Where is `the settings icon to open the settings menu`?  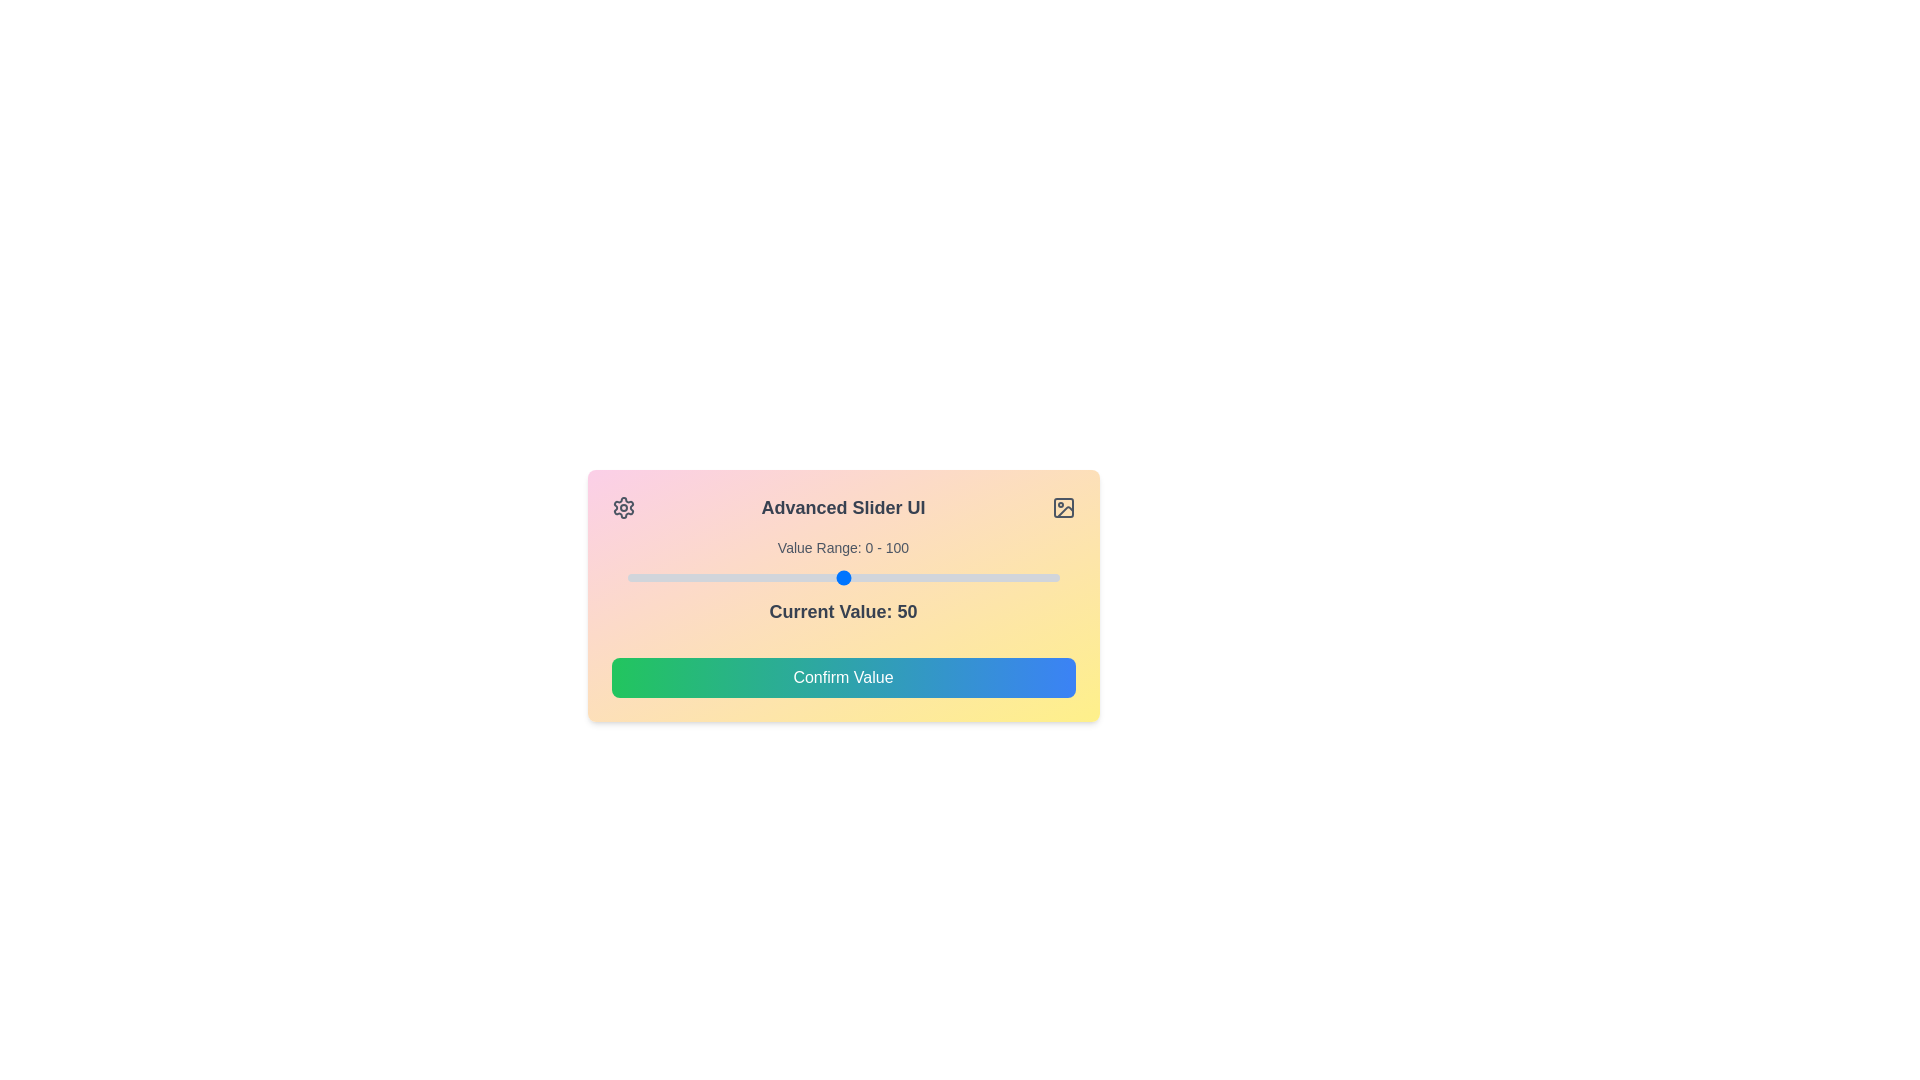 the settings icon to open the settings menu is located at coordinates (622, 507).